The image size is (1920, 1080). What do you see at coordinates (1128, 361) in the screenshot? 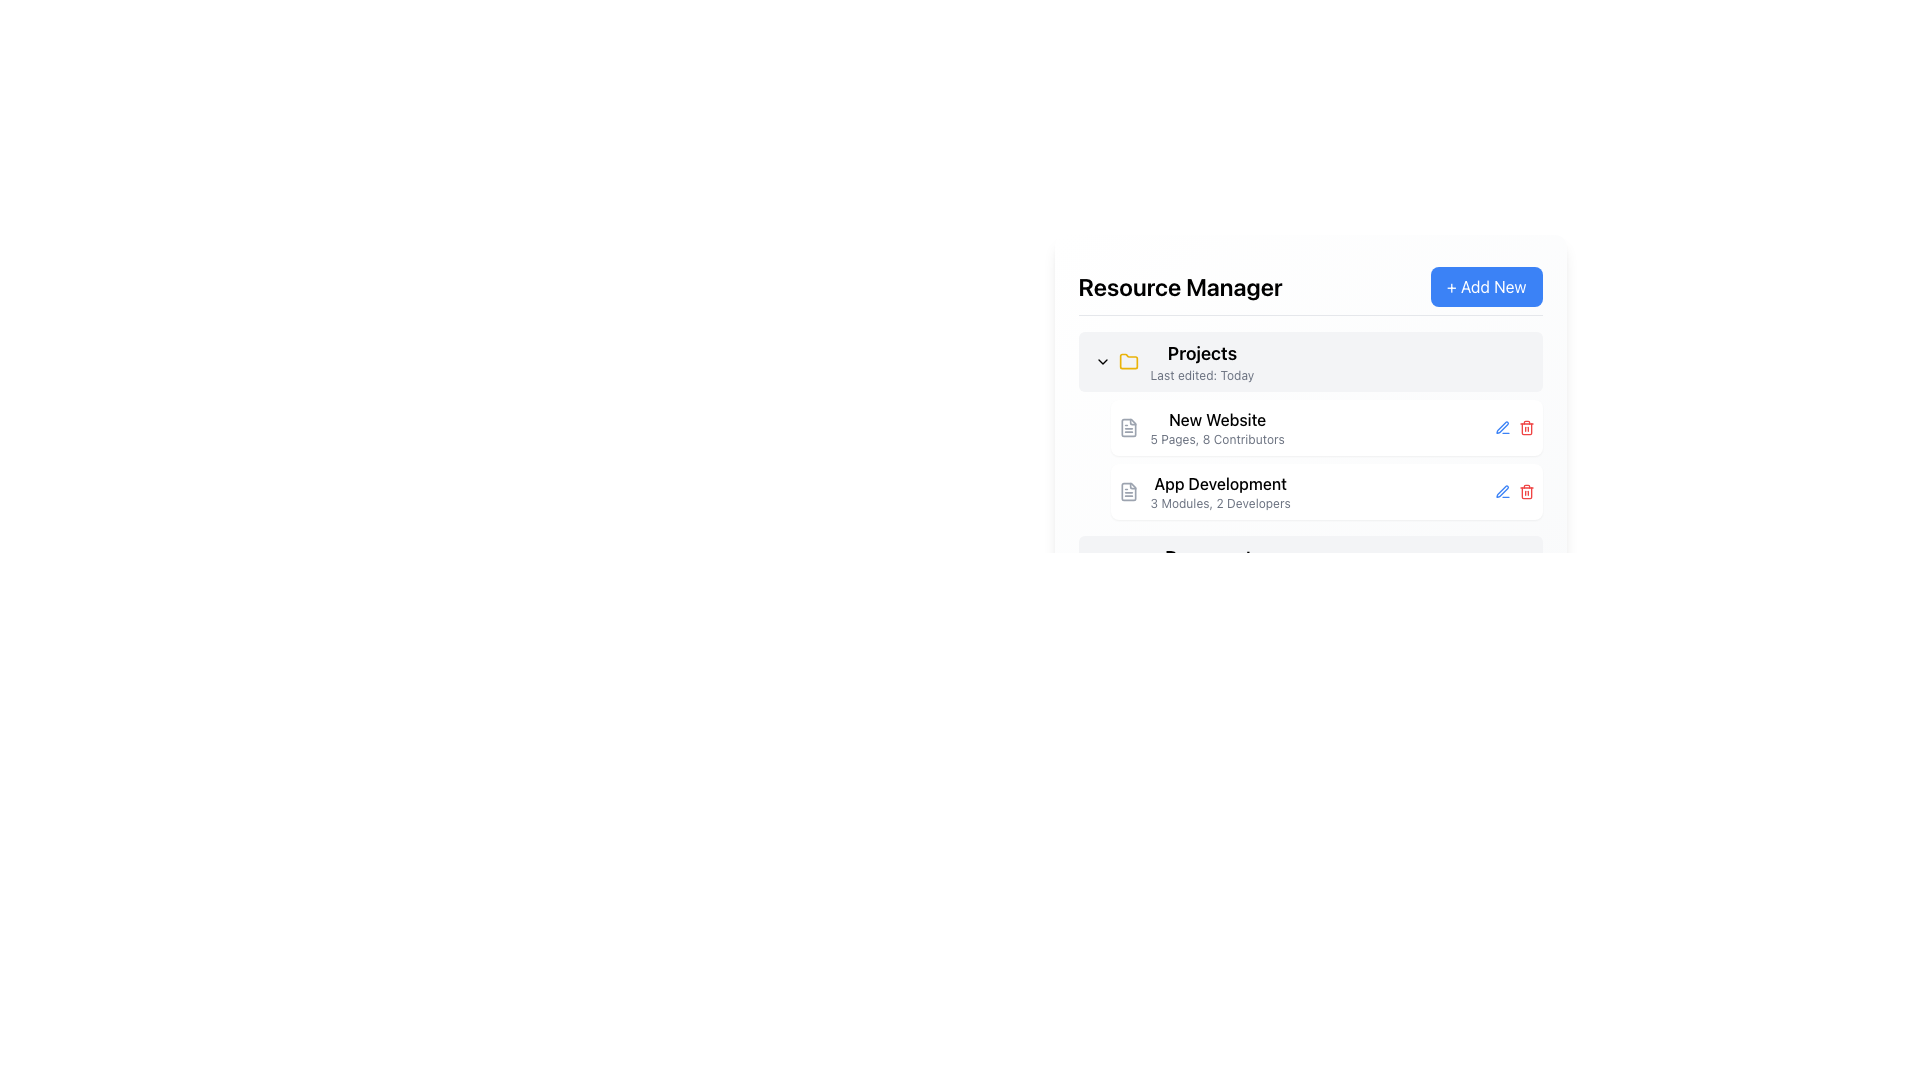
I see `the yellow folder icon with a black outline located to the left of the text 'Projects' in the 'Resource Manager' section` at bounding box center [1128, 361].